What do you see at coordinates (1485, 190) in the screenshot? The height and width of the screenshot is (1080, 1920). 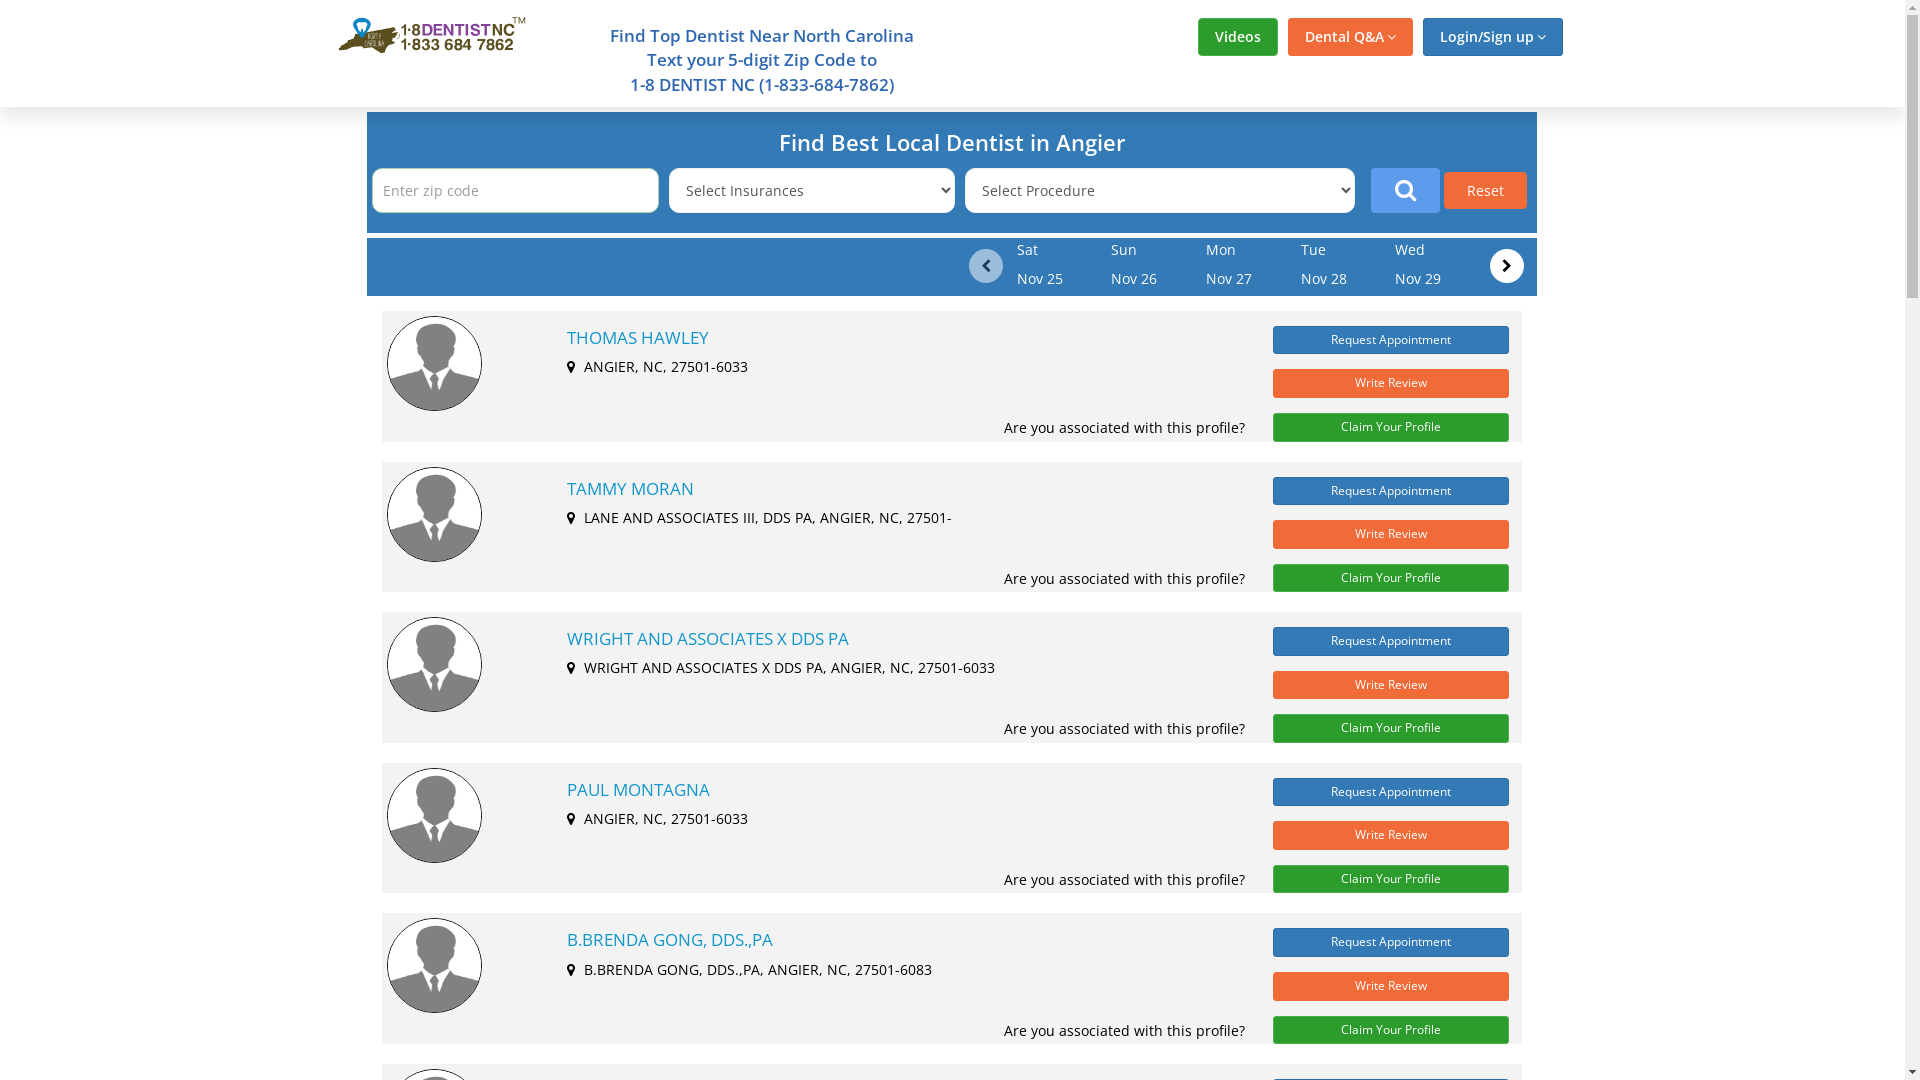 I see `'Reset'` at bounding box center [1485, 190].